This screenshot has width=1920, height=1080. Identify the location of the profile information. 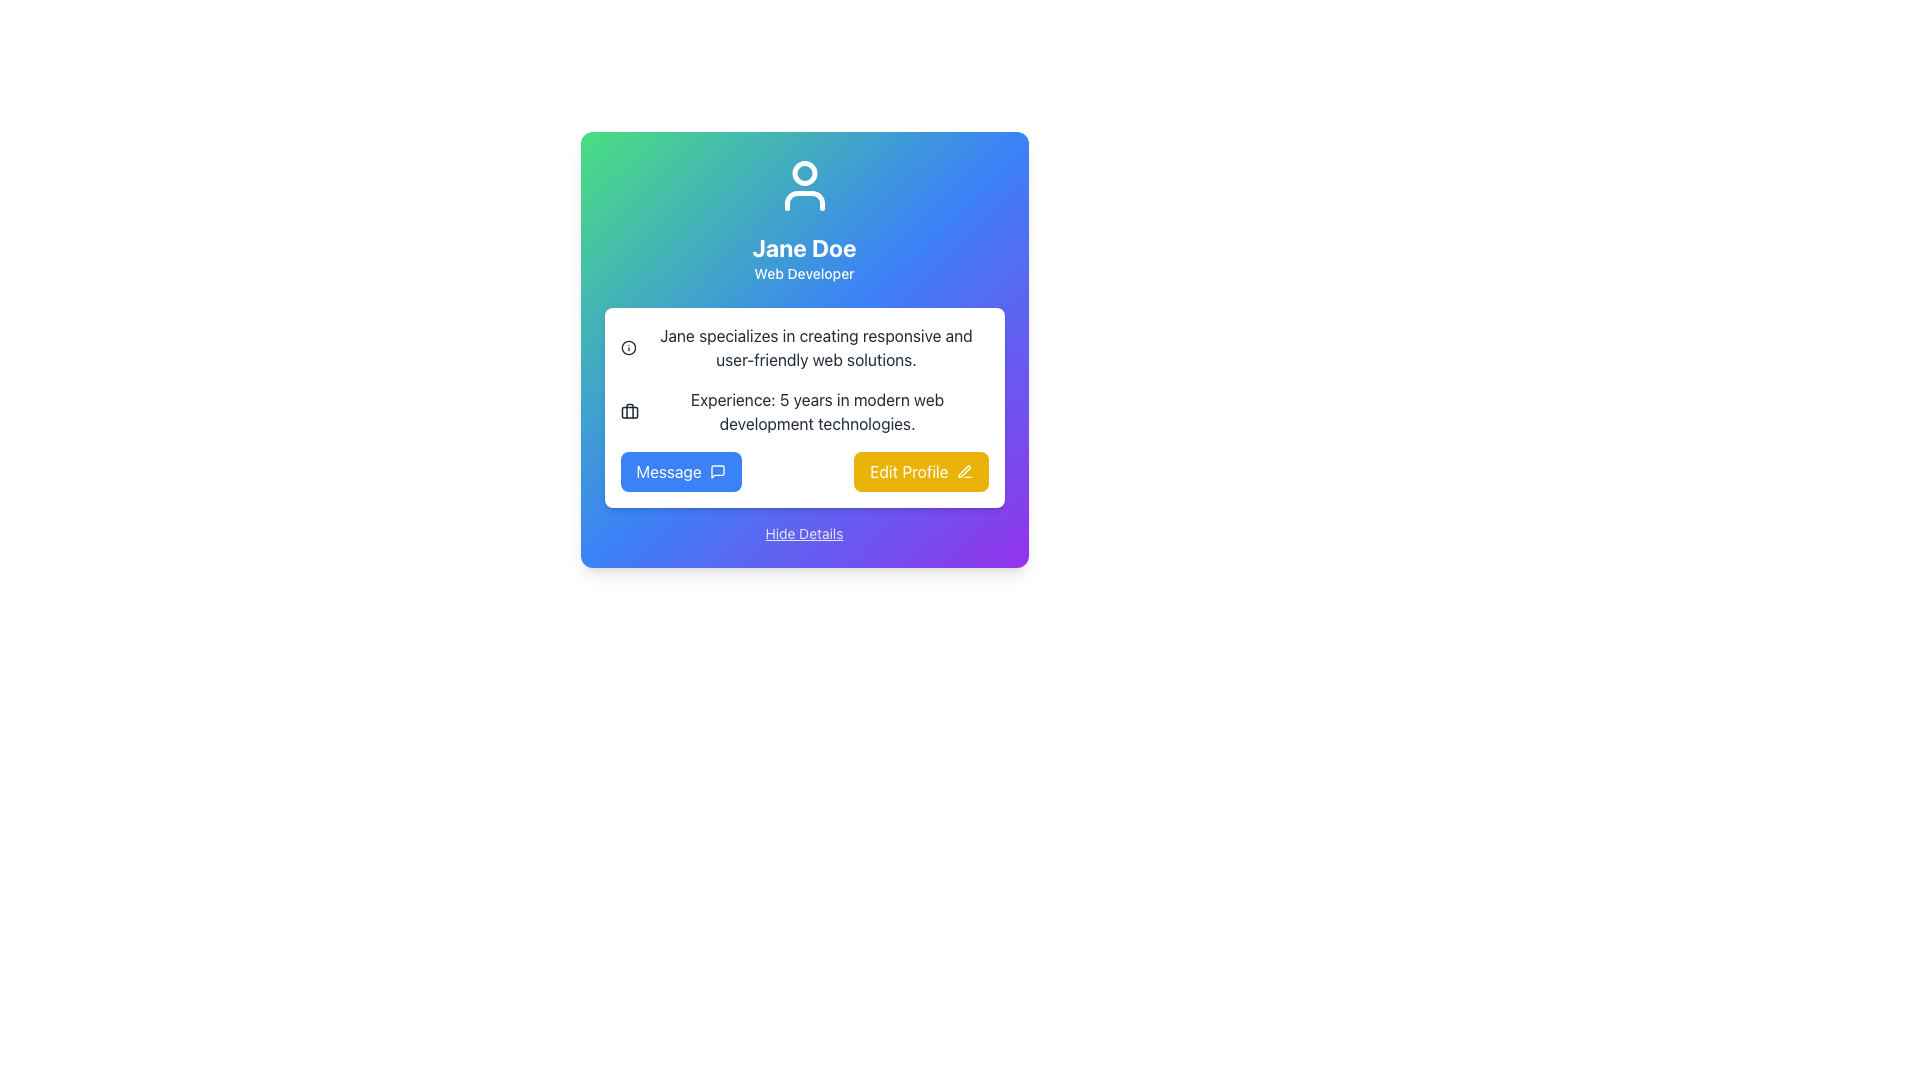
(804, 219).